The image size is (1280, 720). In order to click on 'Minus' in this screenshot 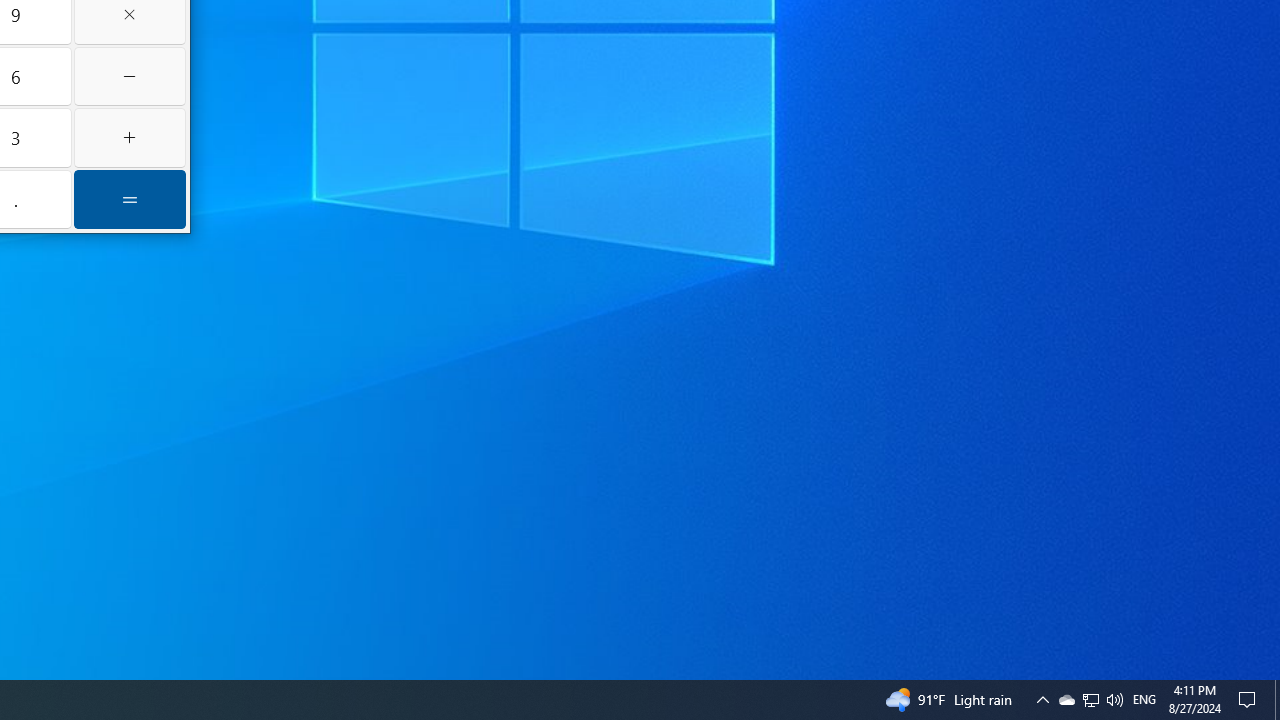, I will do `click(128, 75)`.